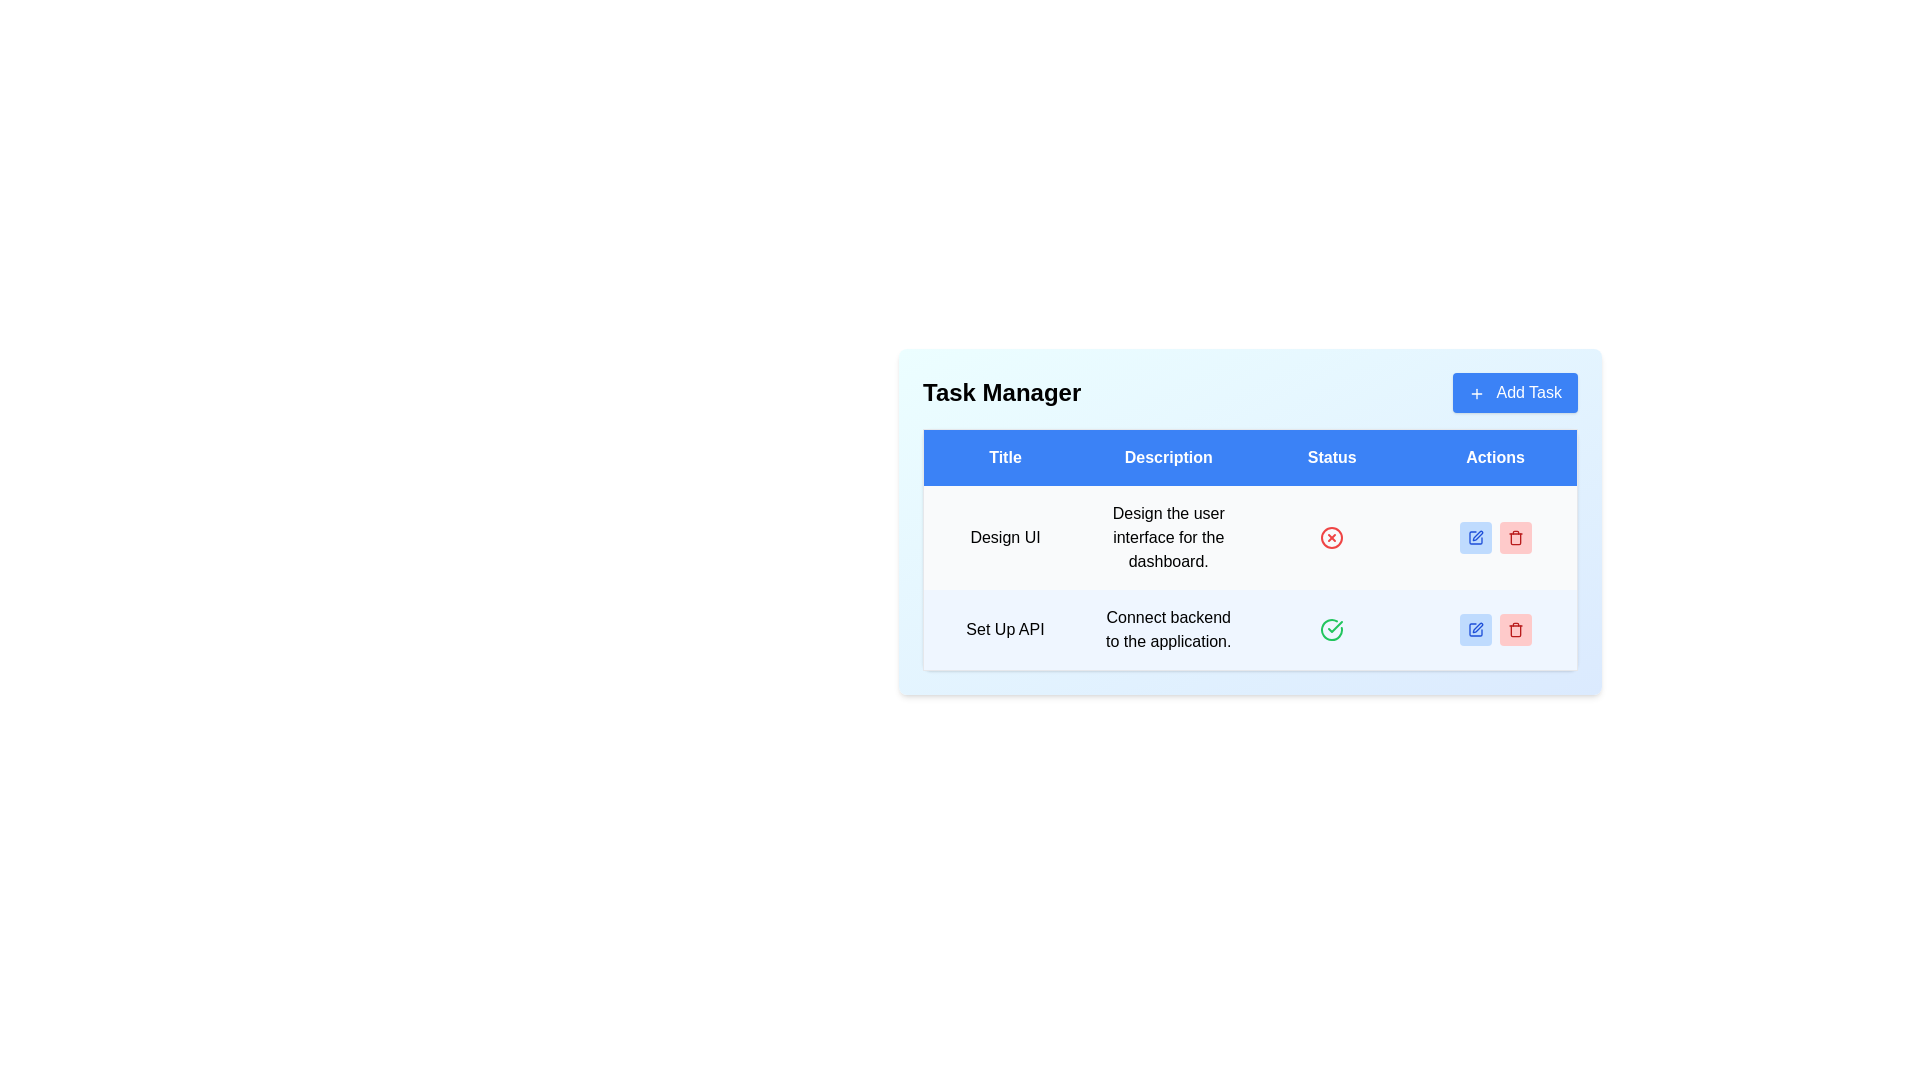  What do you see at coordinates (1477, 627) in the screenshot?
I see `the edit icon button located in the Actions column of the second row in the table to allow the user` at bounding box center [1477, 627].